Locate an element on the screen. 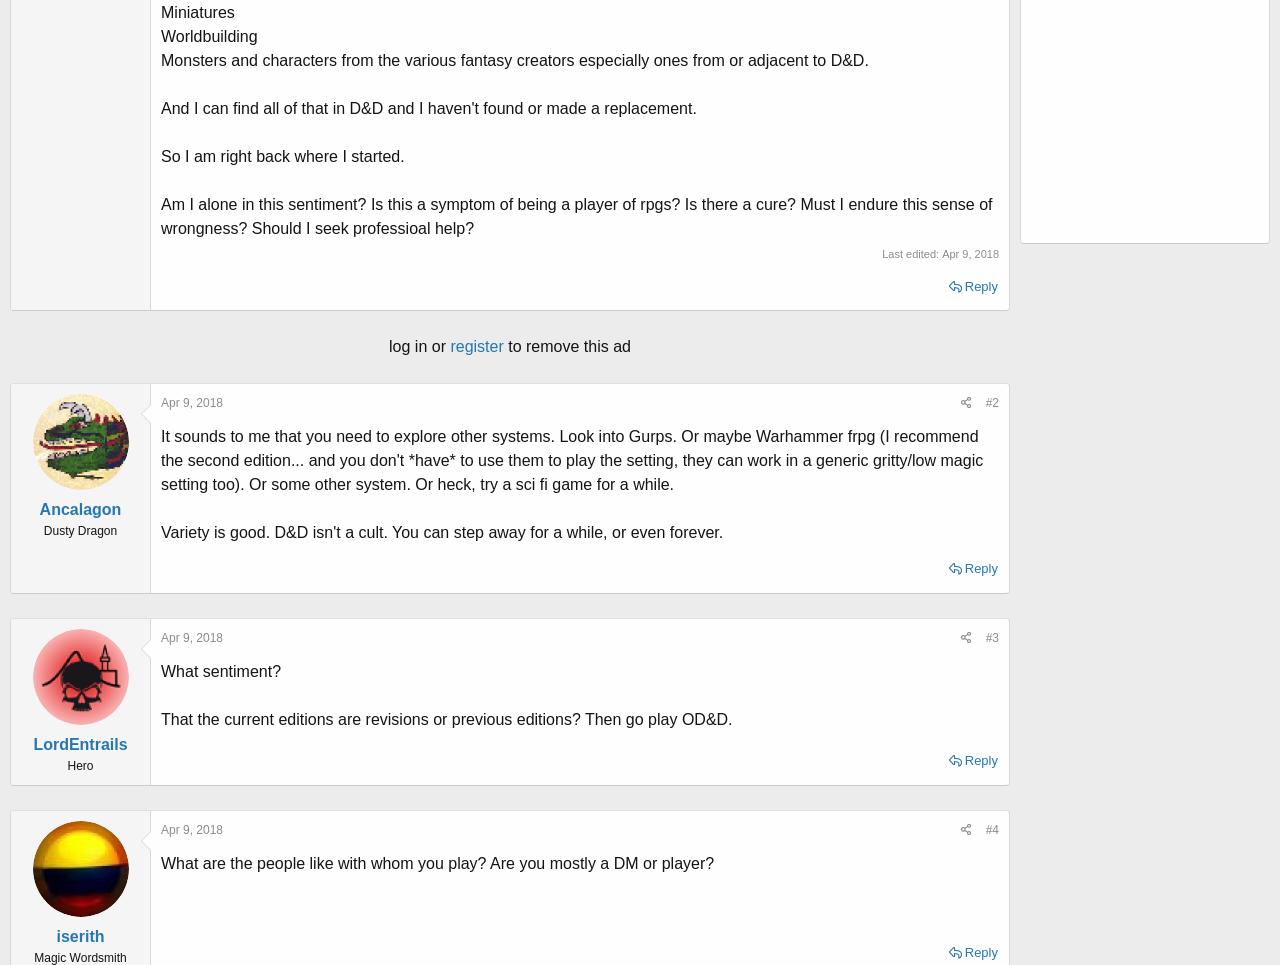 The image size is (1280, 965). 'Last edited:' is located at coordinates (911, 252).